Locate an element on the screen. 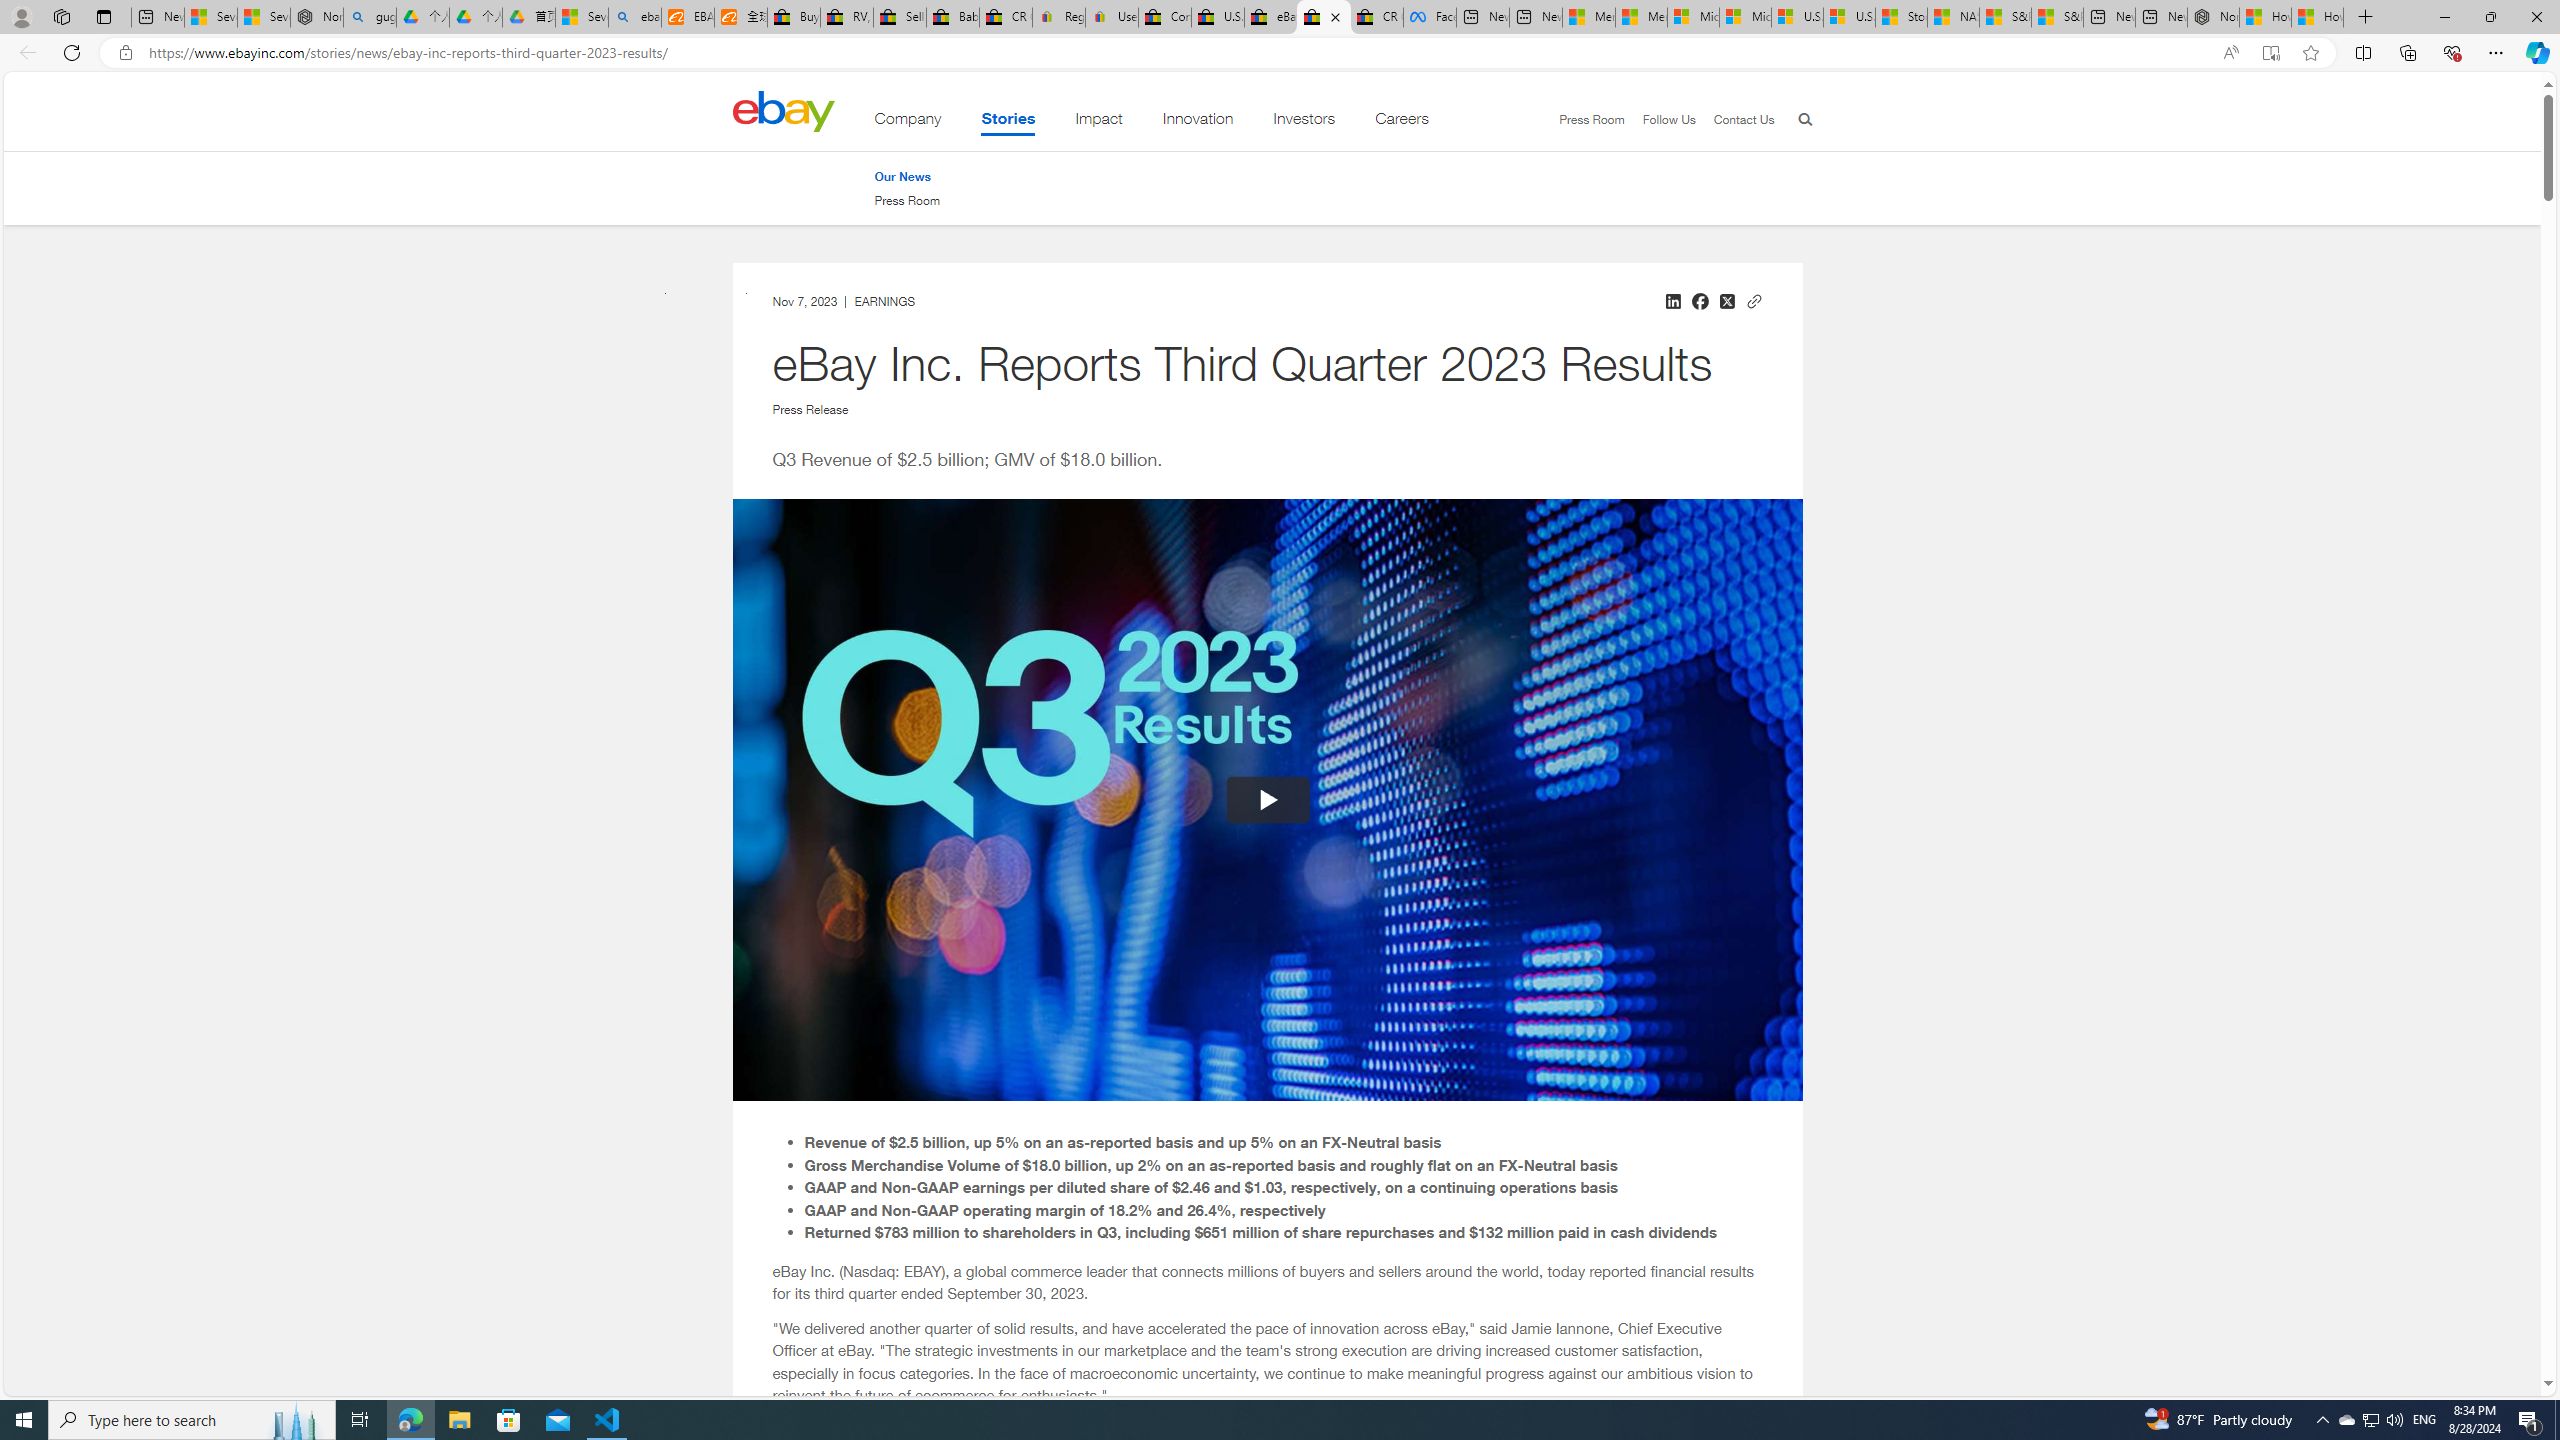 This screenshot has height=1440, width=2560. 'Split screen' is located at coordinates (2364, 51).